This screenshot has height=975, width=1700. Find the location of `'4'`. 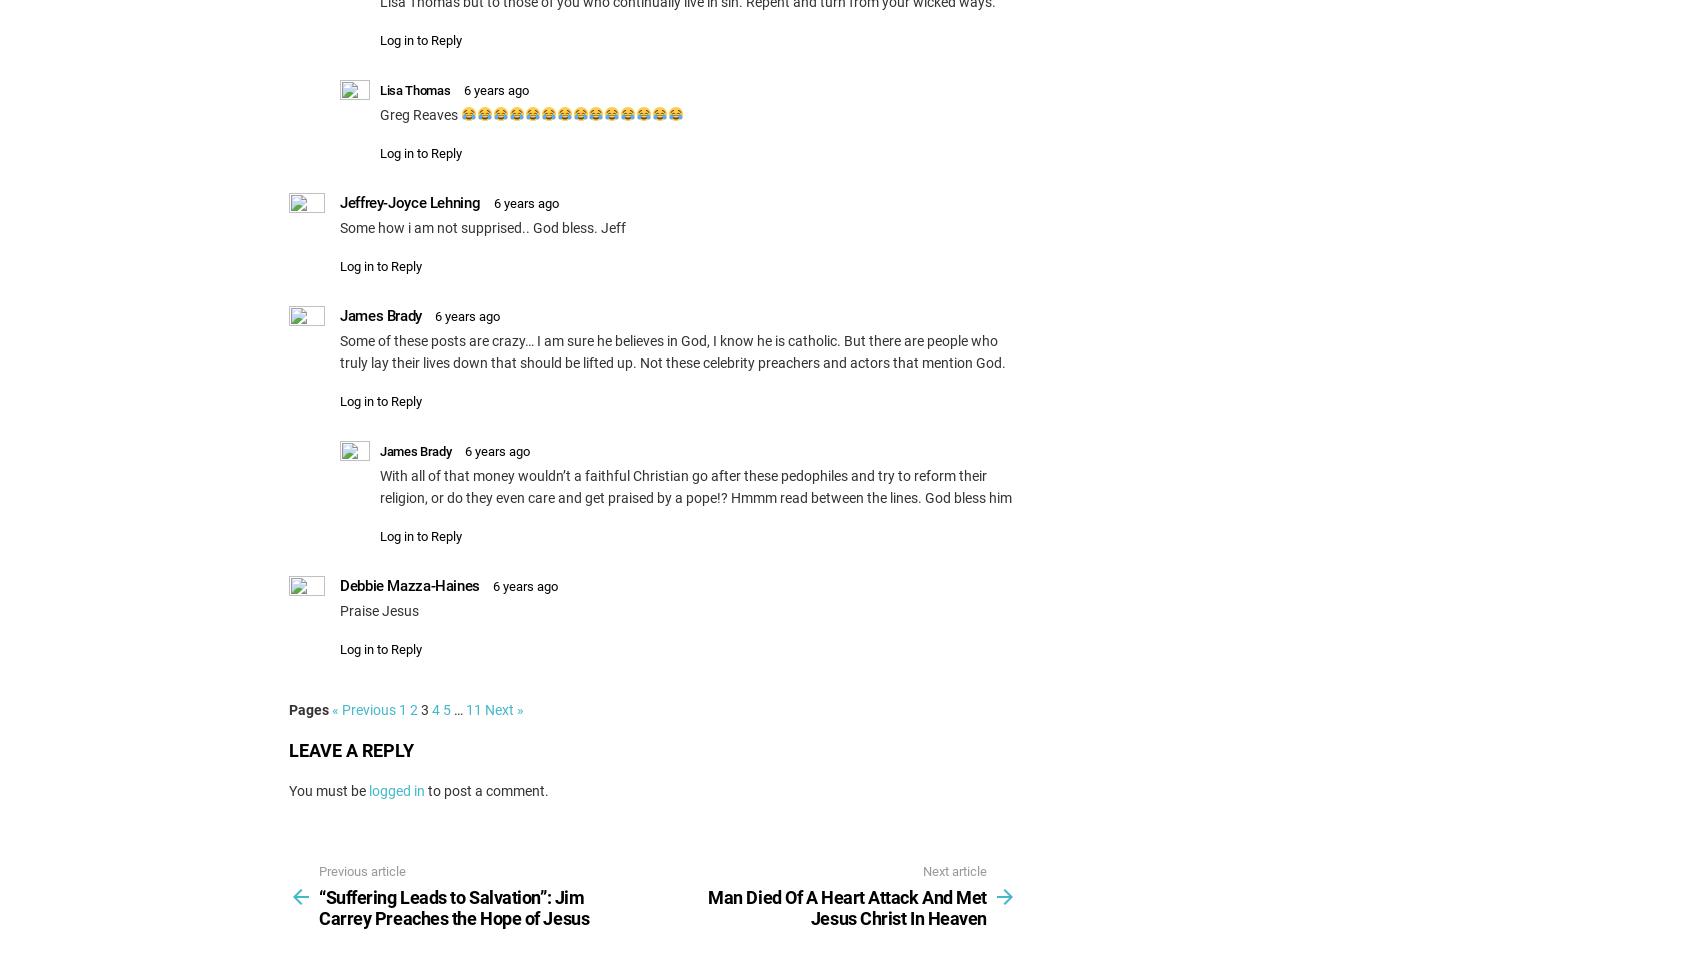

'4' is located at coordinates (436, 708).